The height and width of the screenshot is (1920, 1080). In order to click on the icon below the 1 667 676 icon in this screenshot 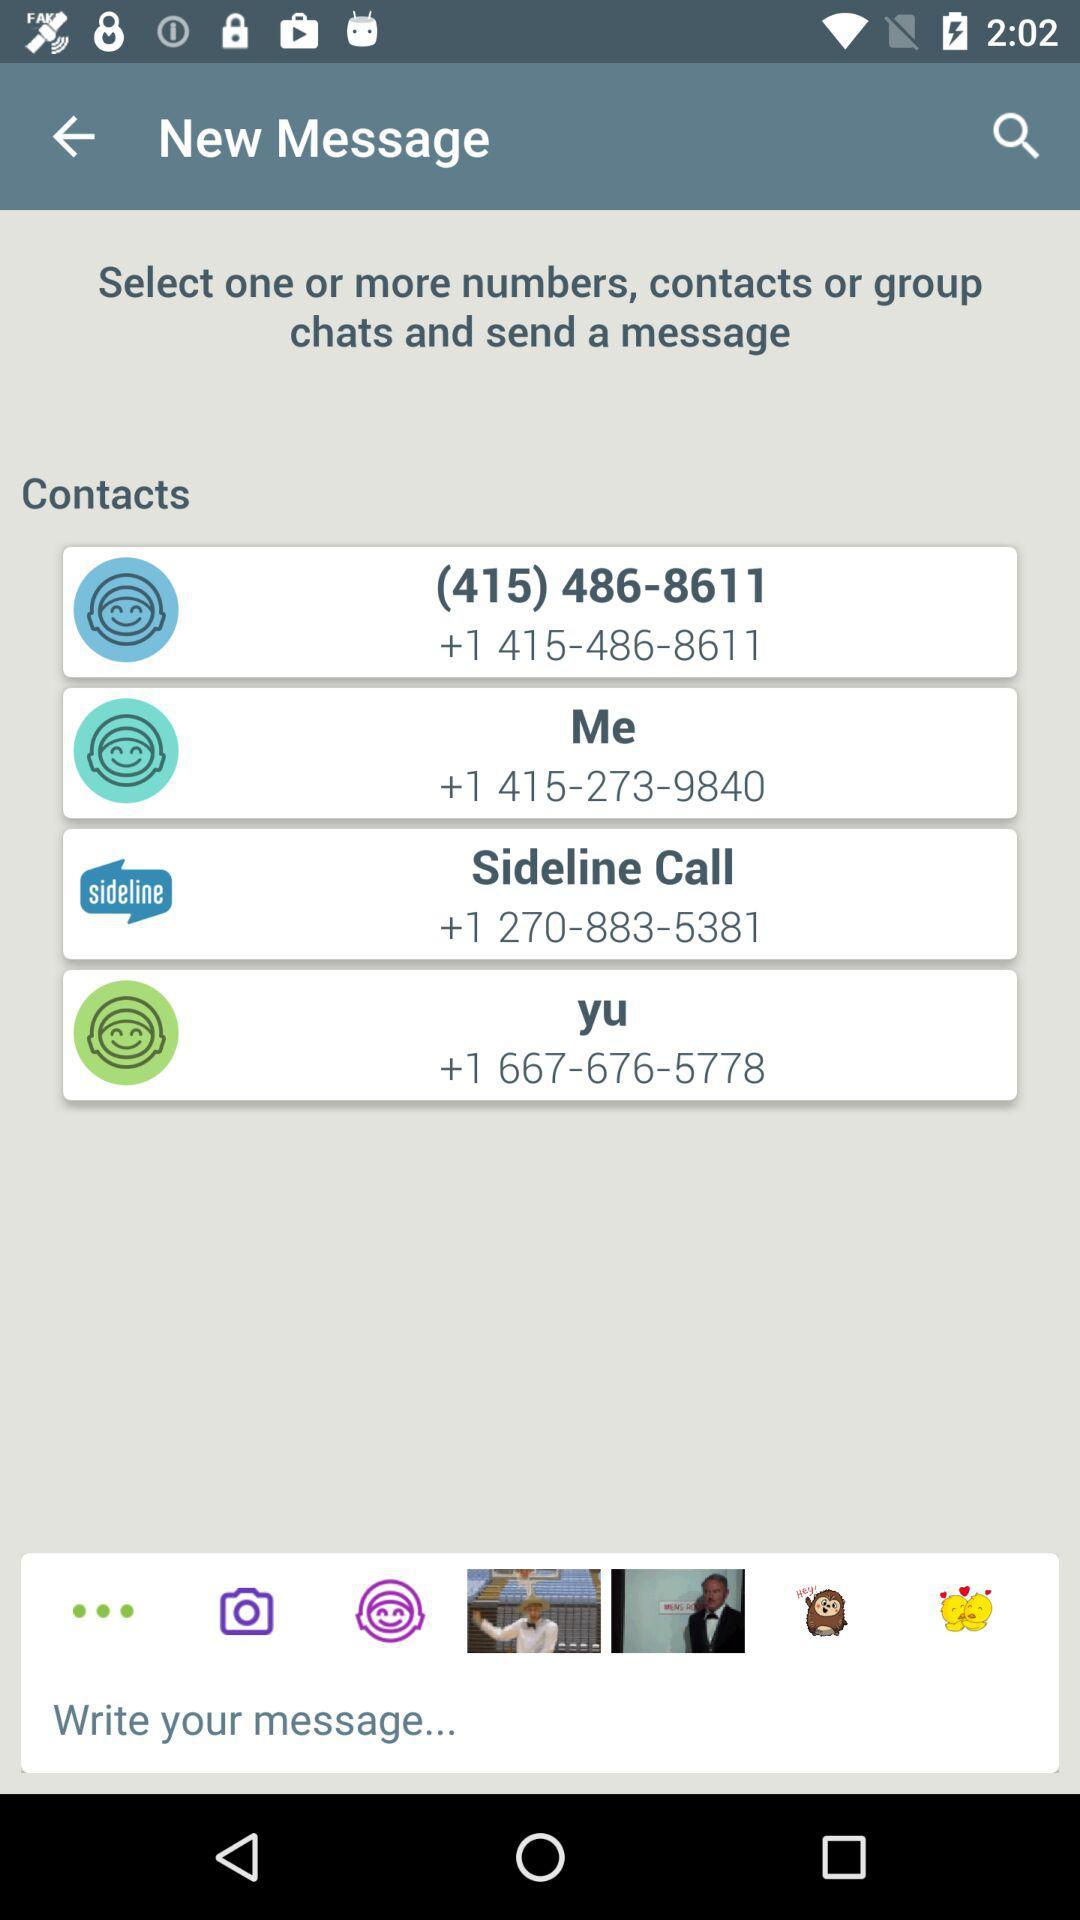, I will do `click(389, 1611)`.